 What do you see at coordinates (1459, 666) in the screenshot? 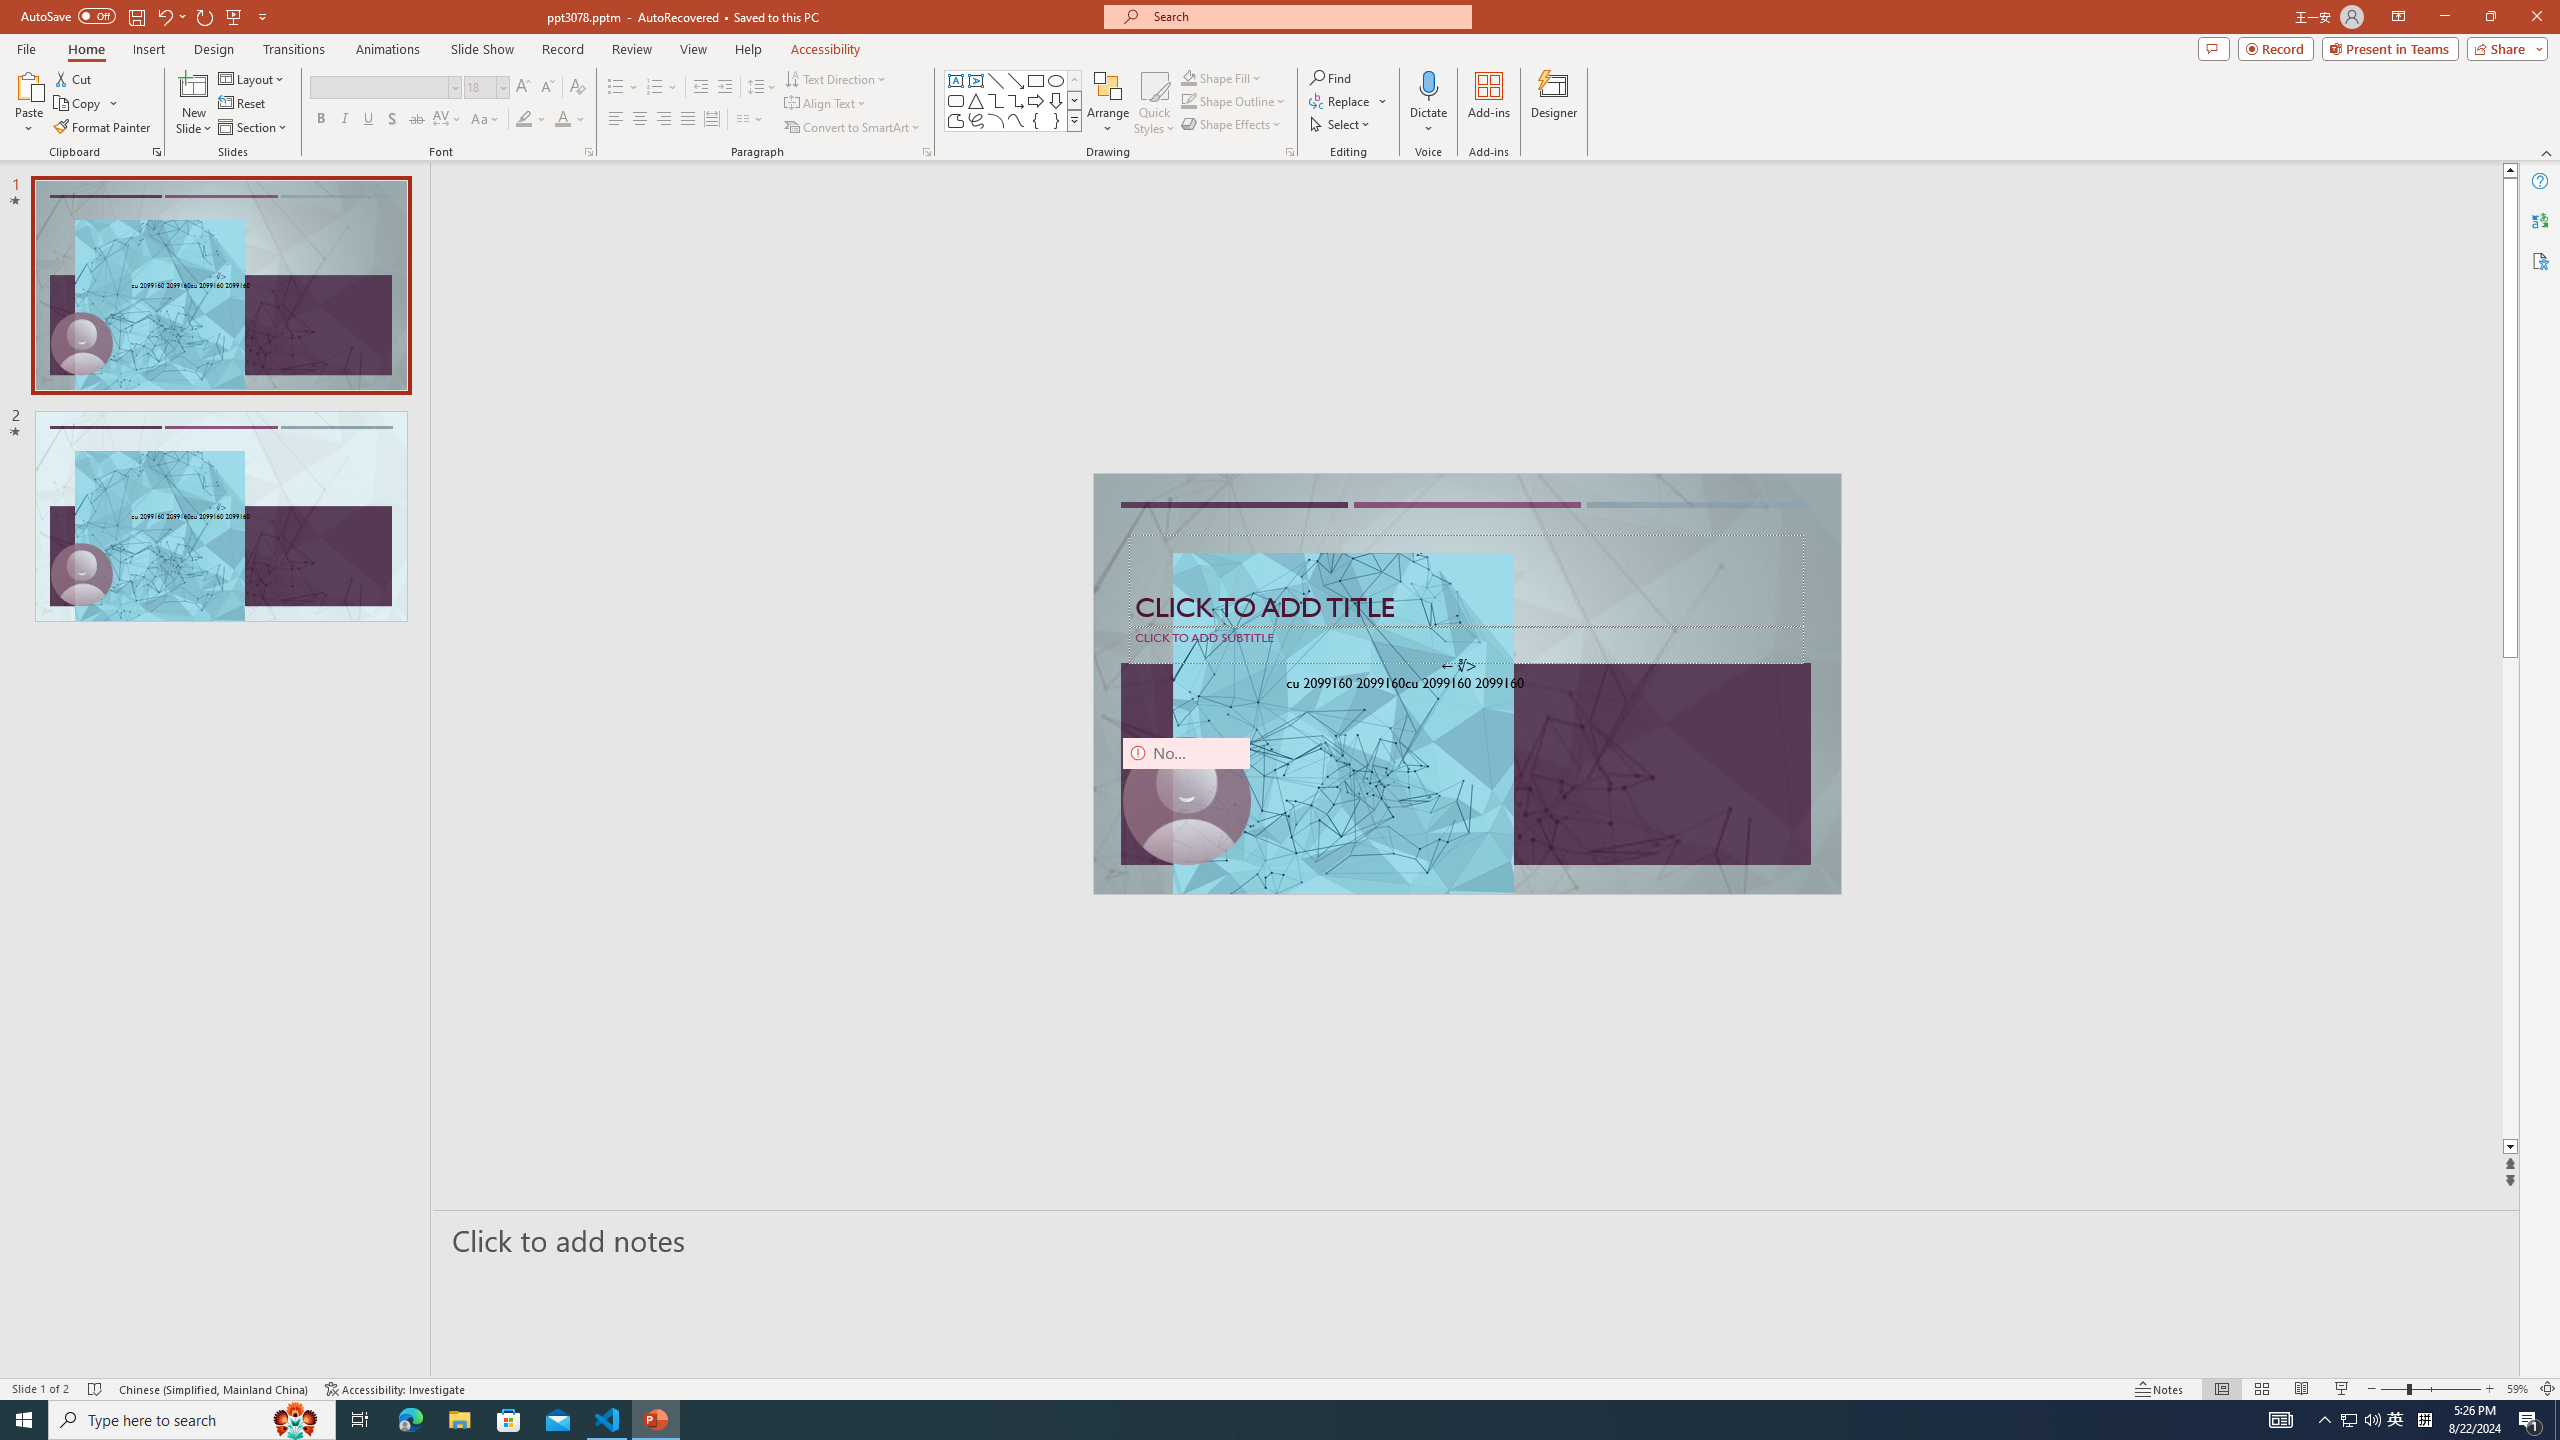
I see `'TextBox 7'` at bounding box center [1459, 666].